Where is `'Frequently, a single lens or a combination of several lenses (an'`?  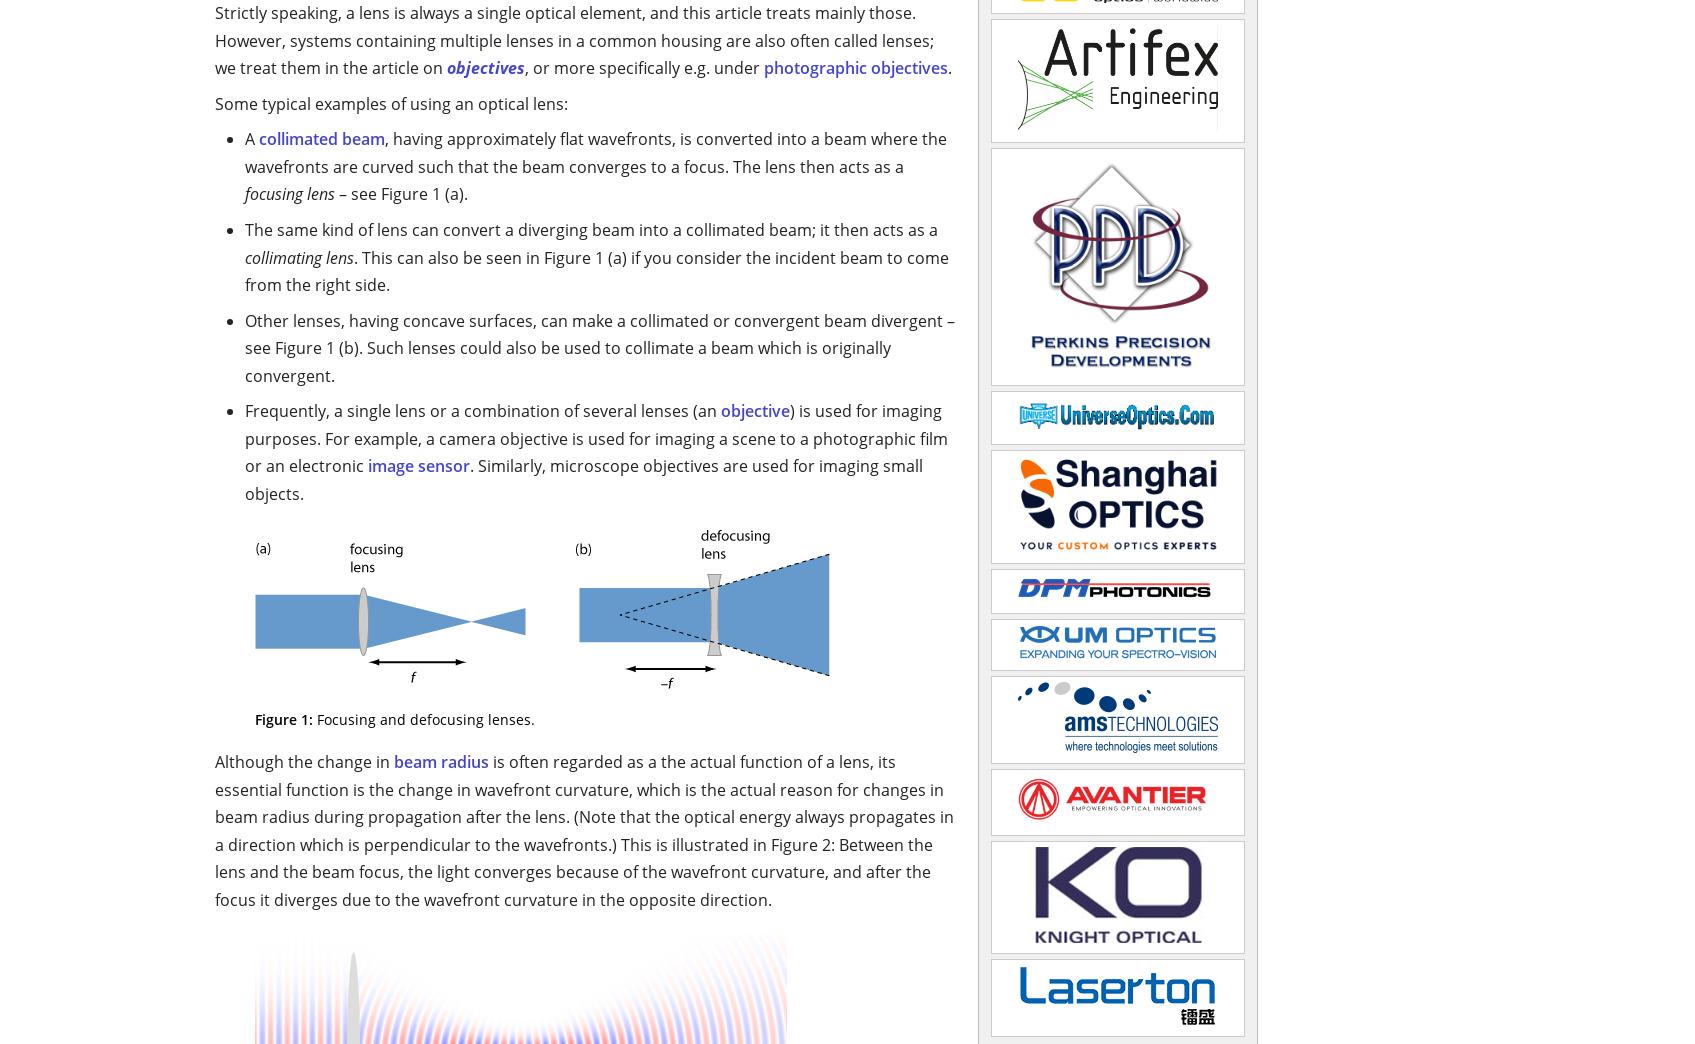 'Frequently, a single lens or a combination of several lenses (an' is located at coordinates (482, 410).